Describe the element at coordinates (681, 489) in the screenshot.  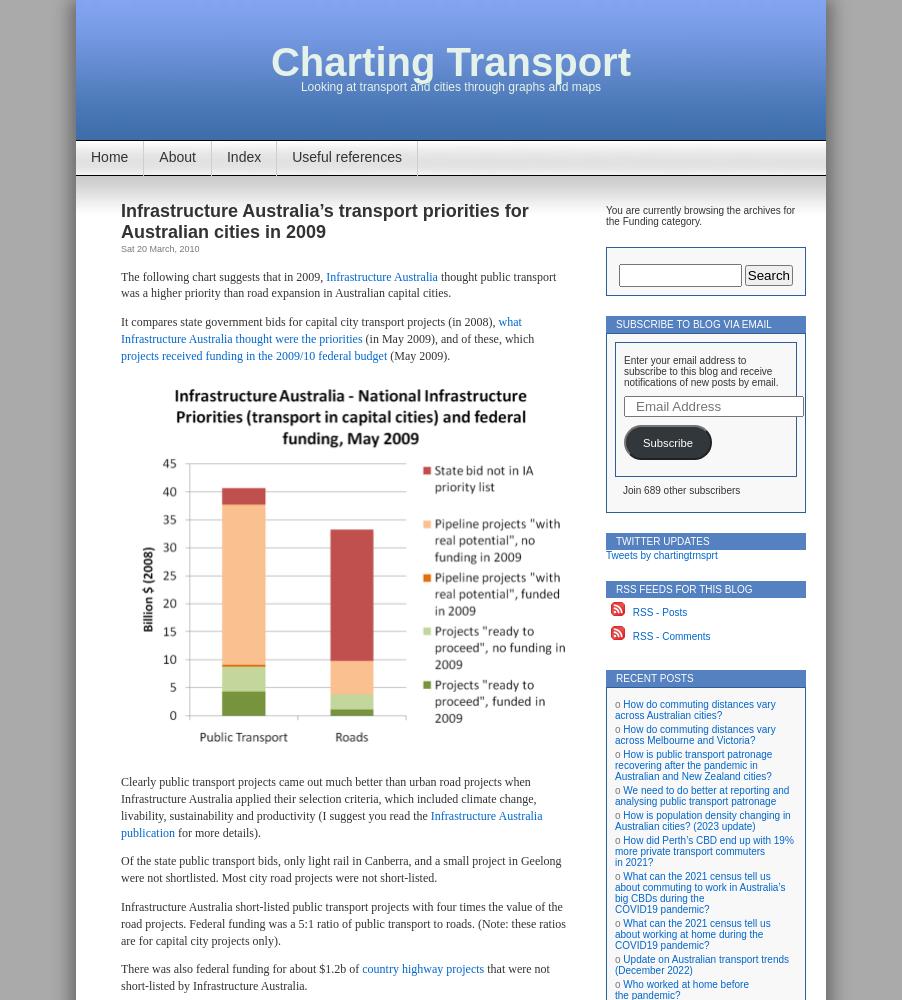
I see `'Join 689 other subscribers'` at that location.